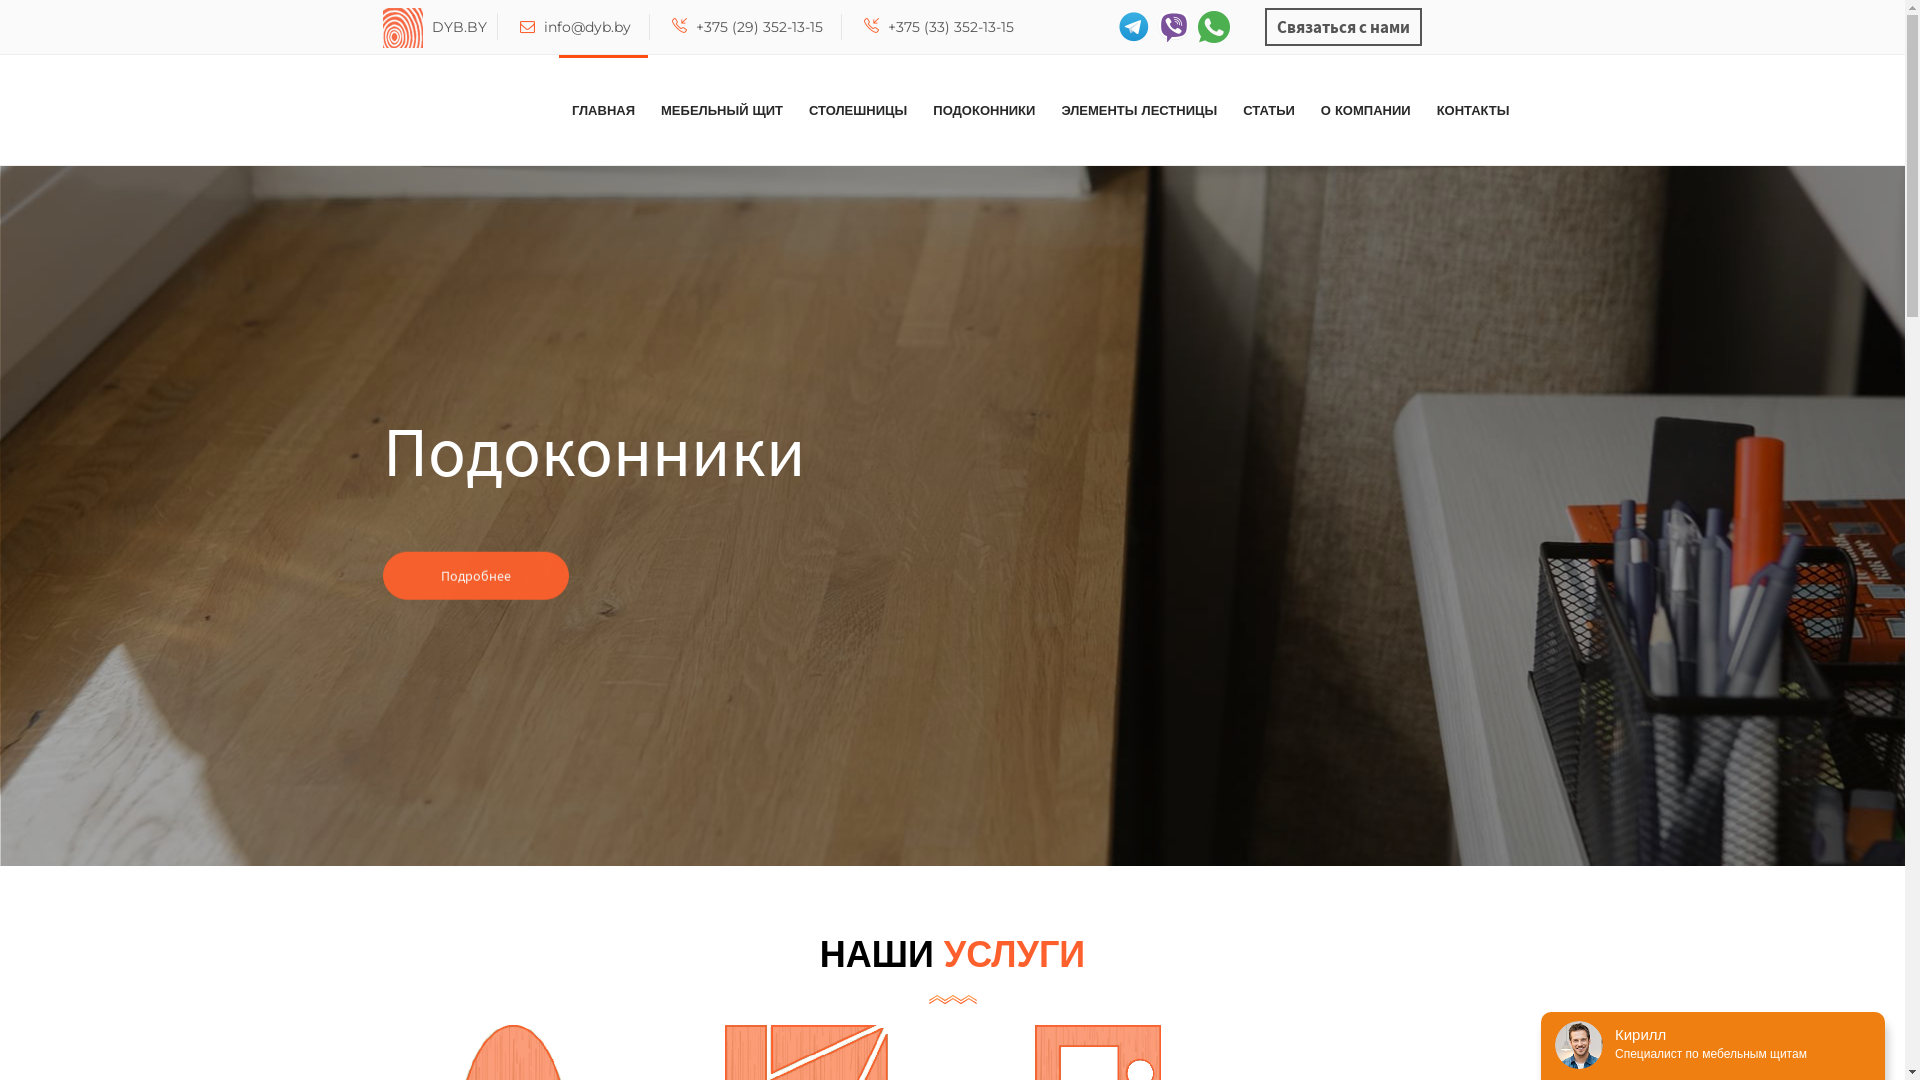  What do you see at coordinates (382, 26) in the screenshot?
I see `'DYB.BY'` at bounding box center [382, 26].